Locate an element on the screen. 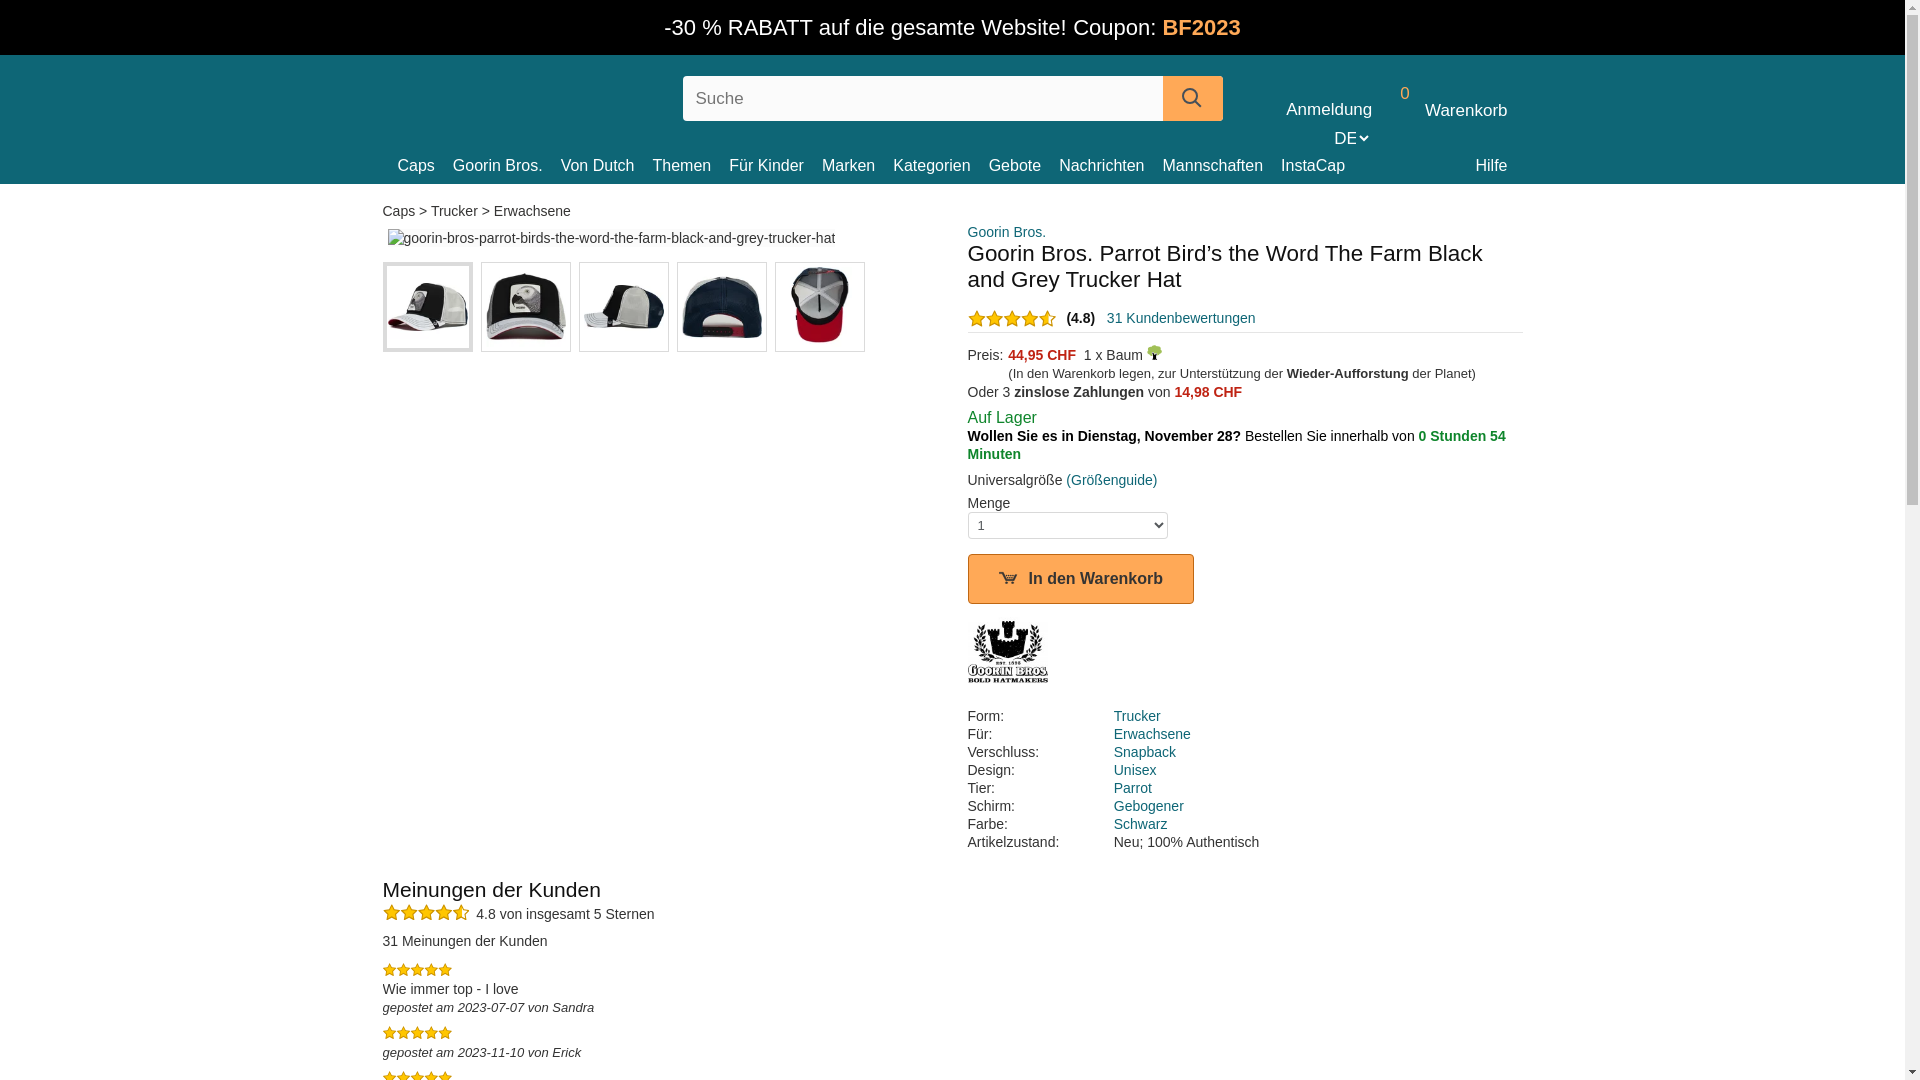 This screenshot has width=1920, height=1080. 'Anmeldung' is located at coordinates (1329, 110).